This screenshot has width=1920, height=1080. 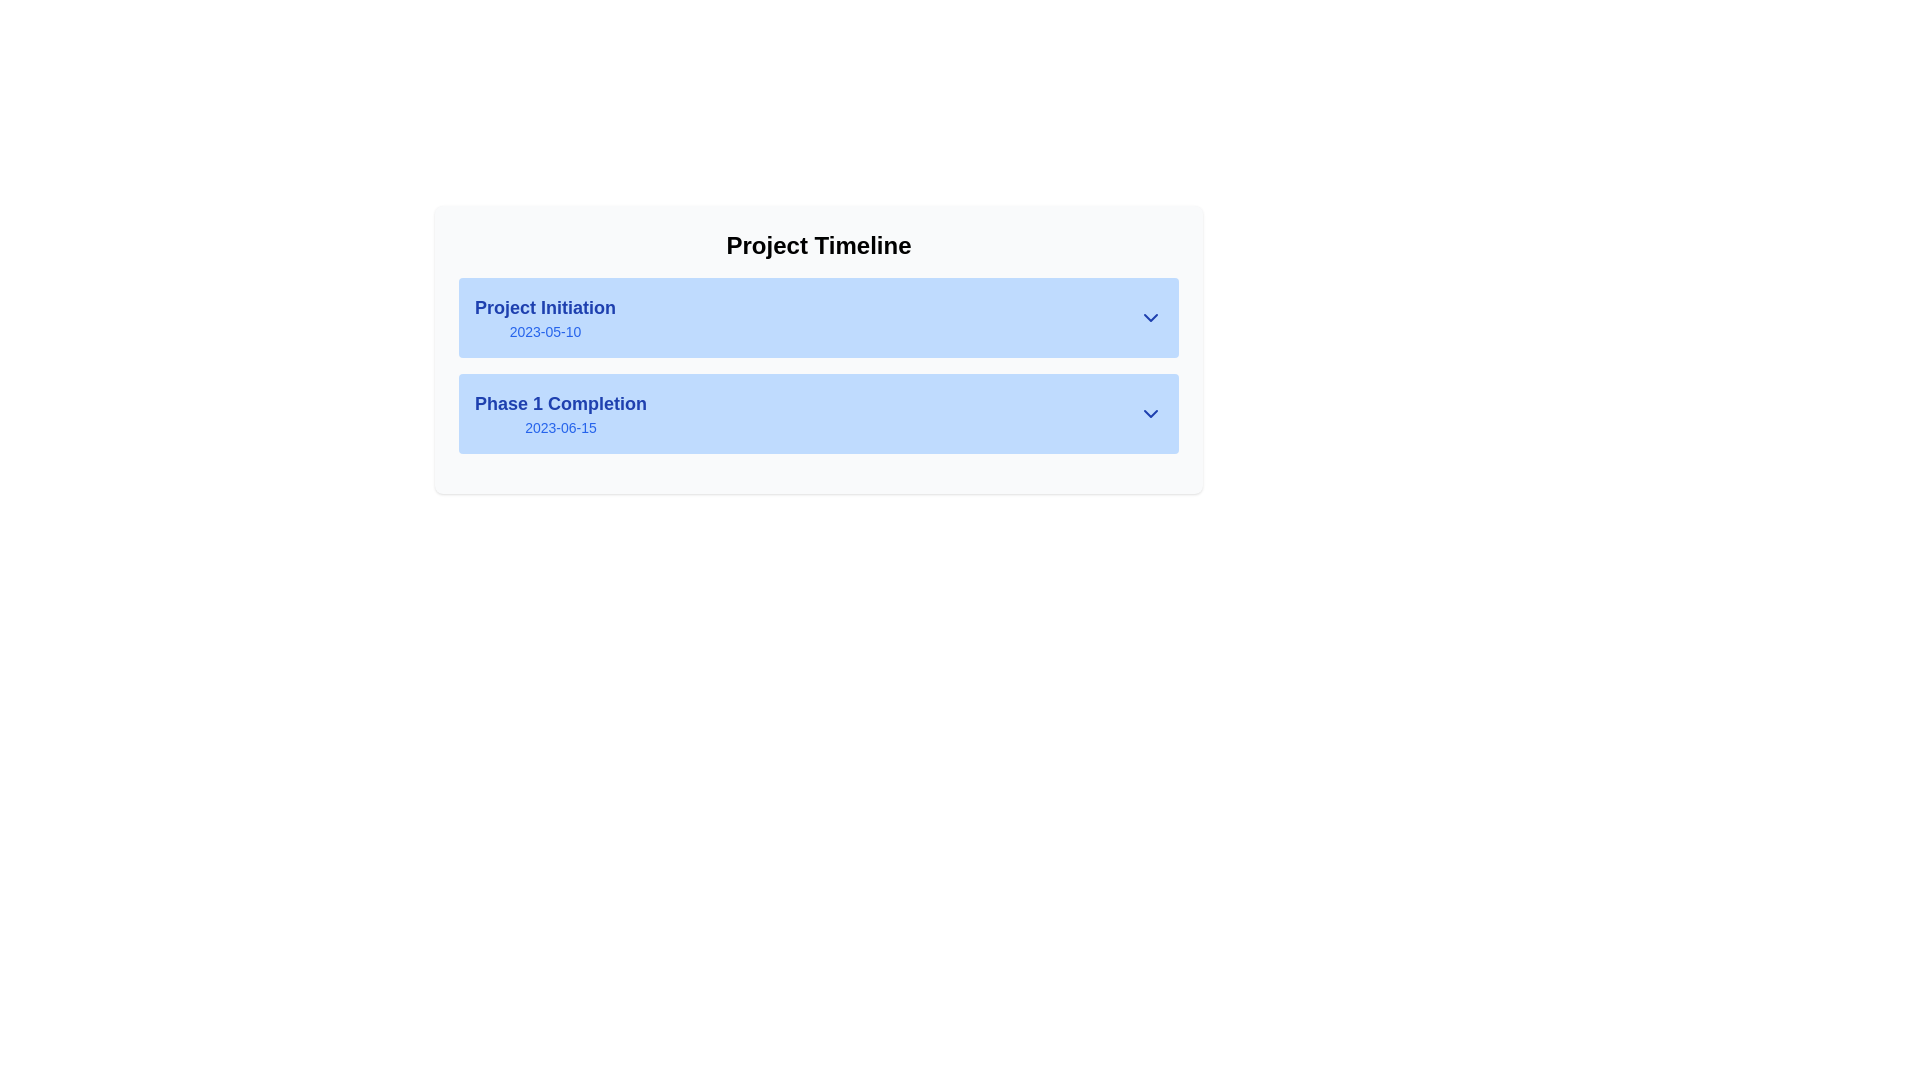 What do you see at coordinates (819, 434) in the screenshot?
I see `the 'Phase 1 Completion' list item in the project timeline` at bounding box center [819, 434].